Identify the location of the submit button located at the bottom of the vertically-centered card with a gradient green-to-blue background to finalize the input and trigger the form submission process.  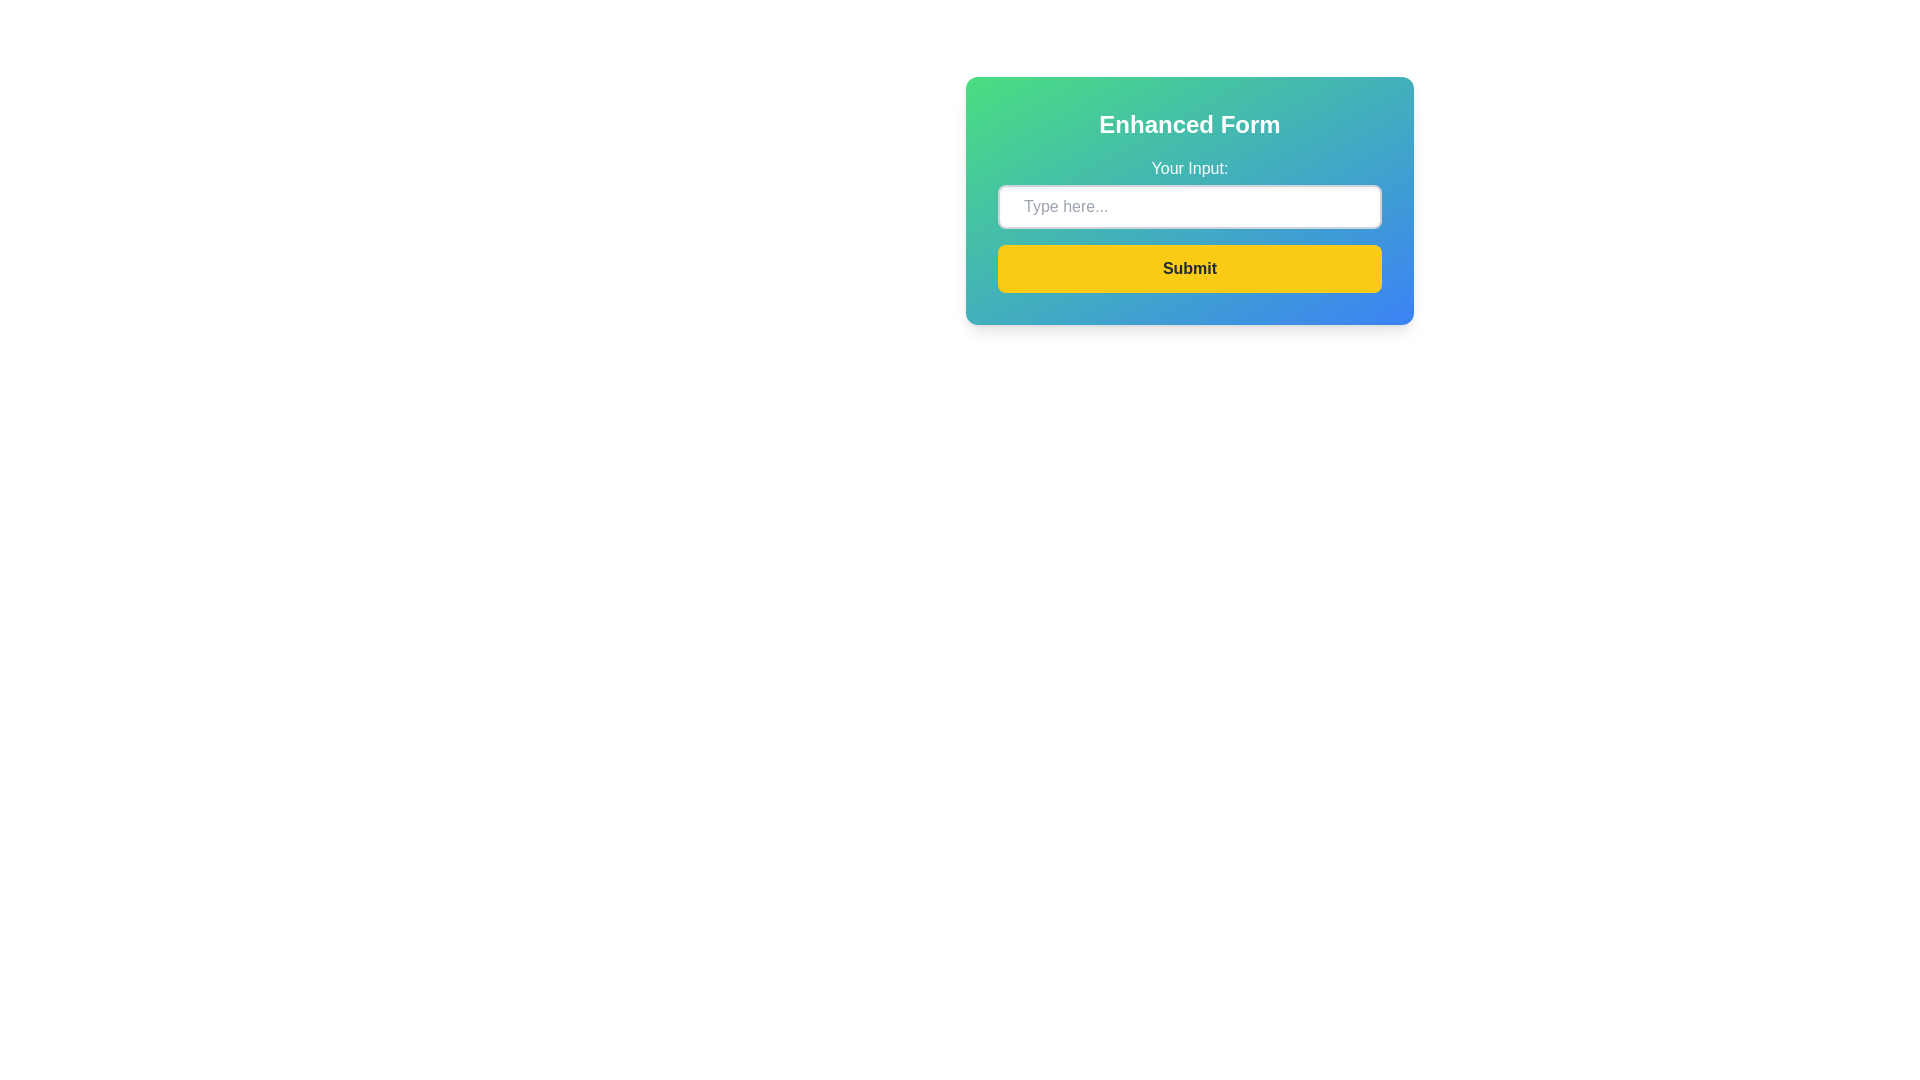
(1190, 268).